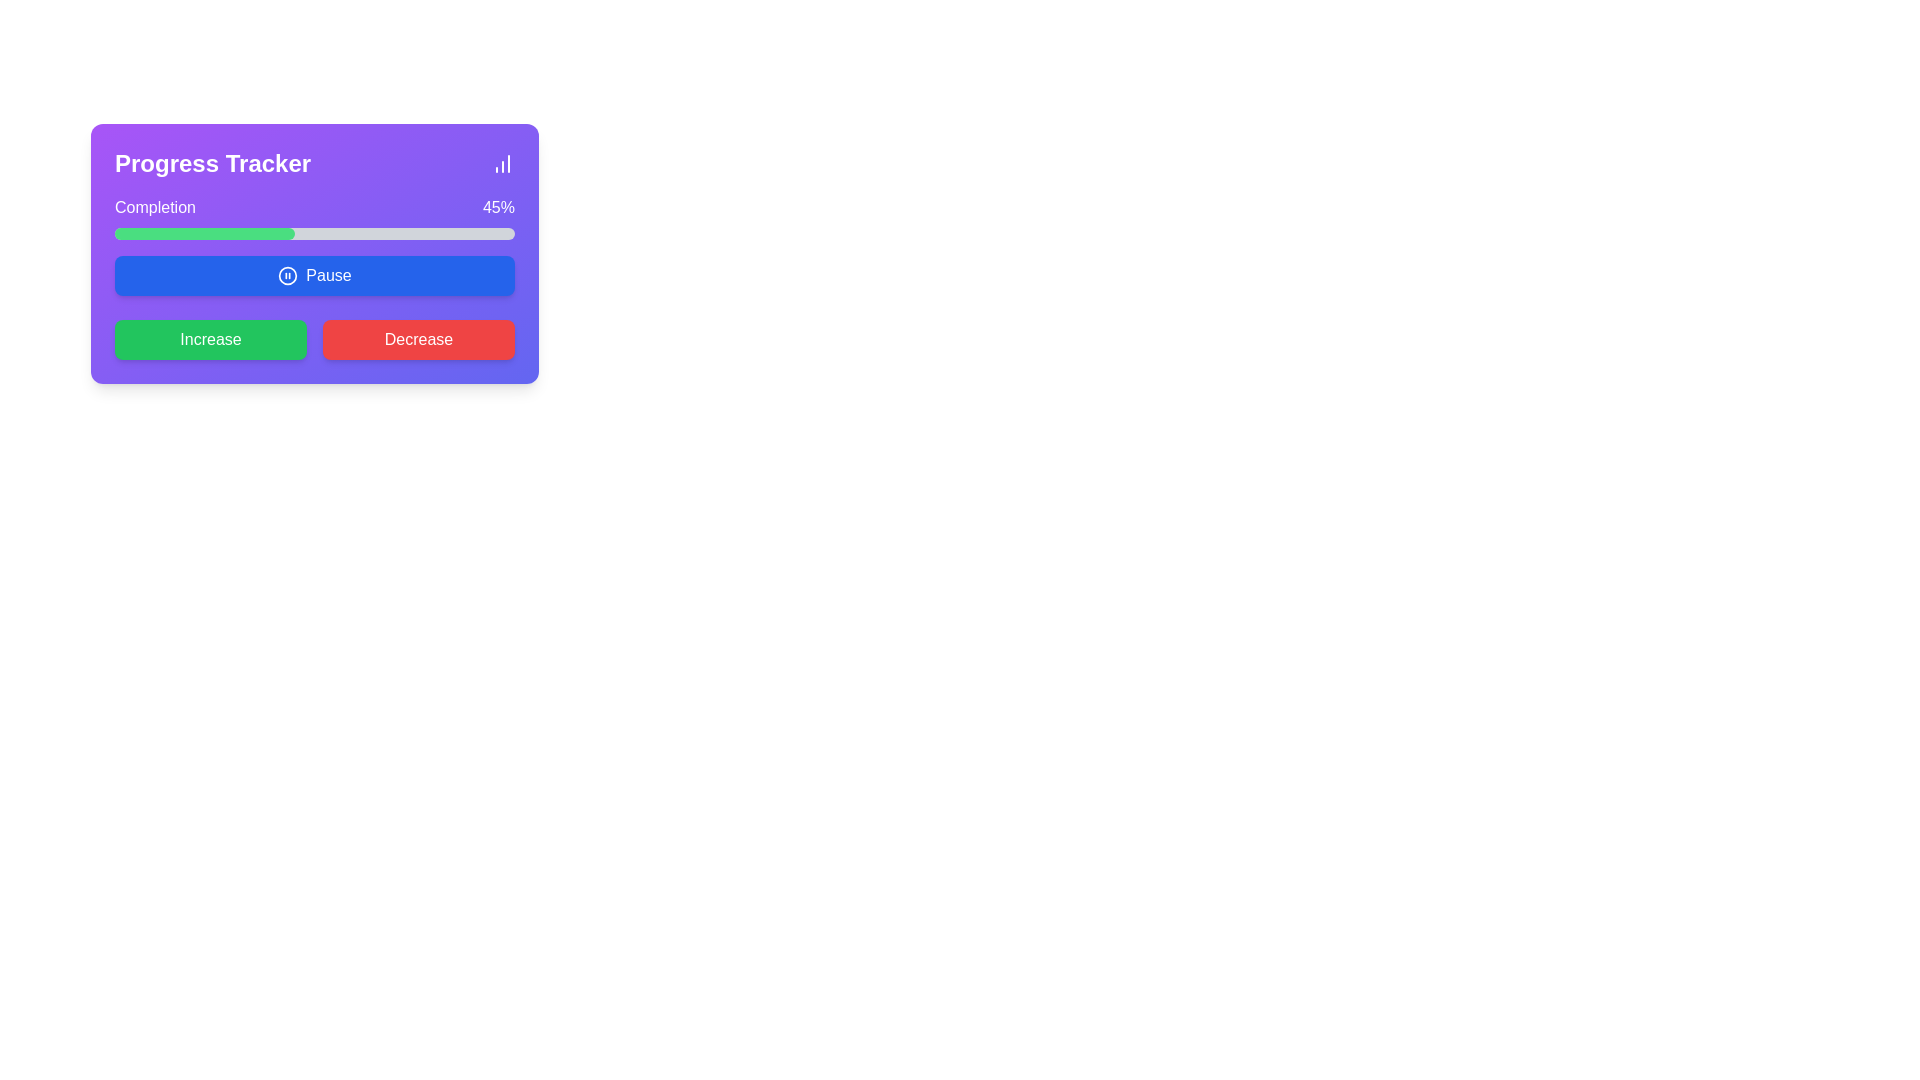 The width and height of the screenshot is (1920, 1080). Describe the element at coordinates (314, 338) in the screenshot. I see `the 'Increase' button in the button group, which is styled with a green background and white text, to increment the value` at that location.